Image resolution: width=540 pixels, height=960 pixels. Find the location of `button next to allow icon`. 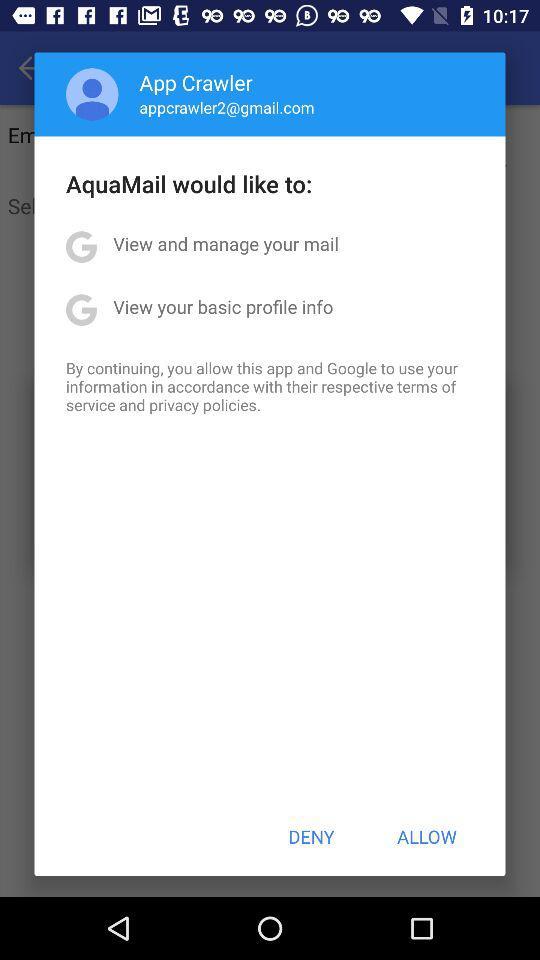

button next to allow icon is located at coordinates (311, 836).